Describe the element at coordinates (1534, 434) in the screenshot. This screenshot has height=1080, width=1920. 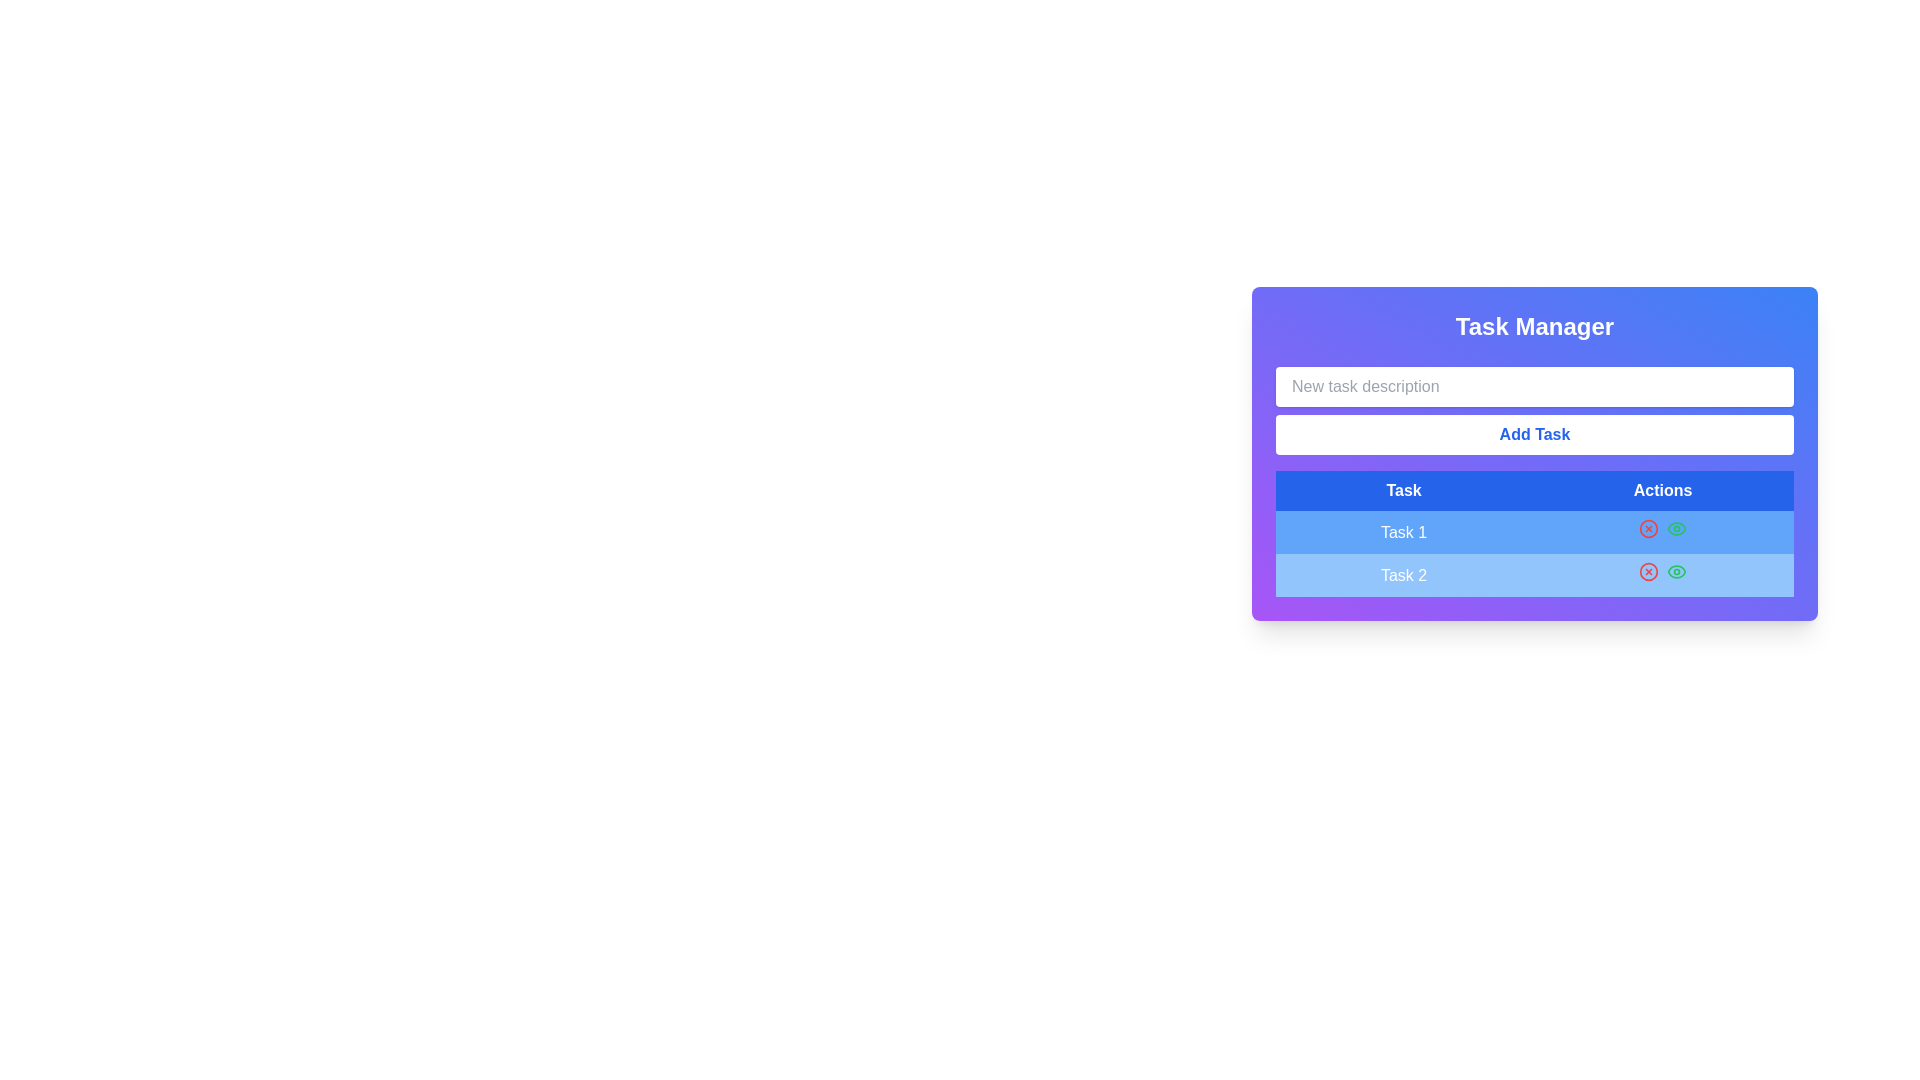
I see `the button located at the bottom of the task management interface` at that location.